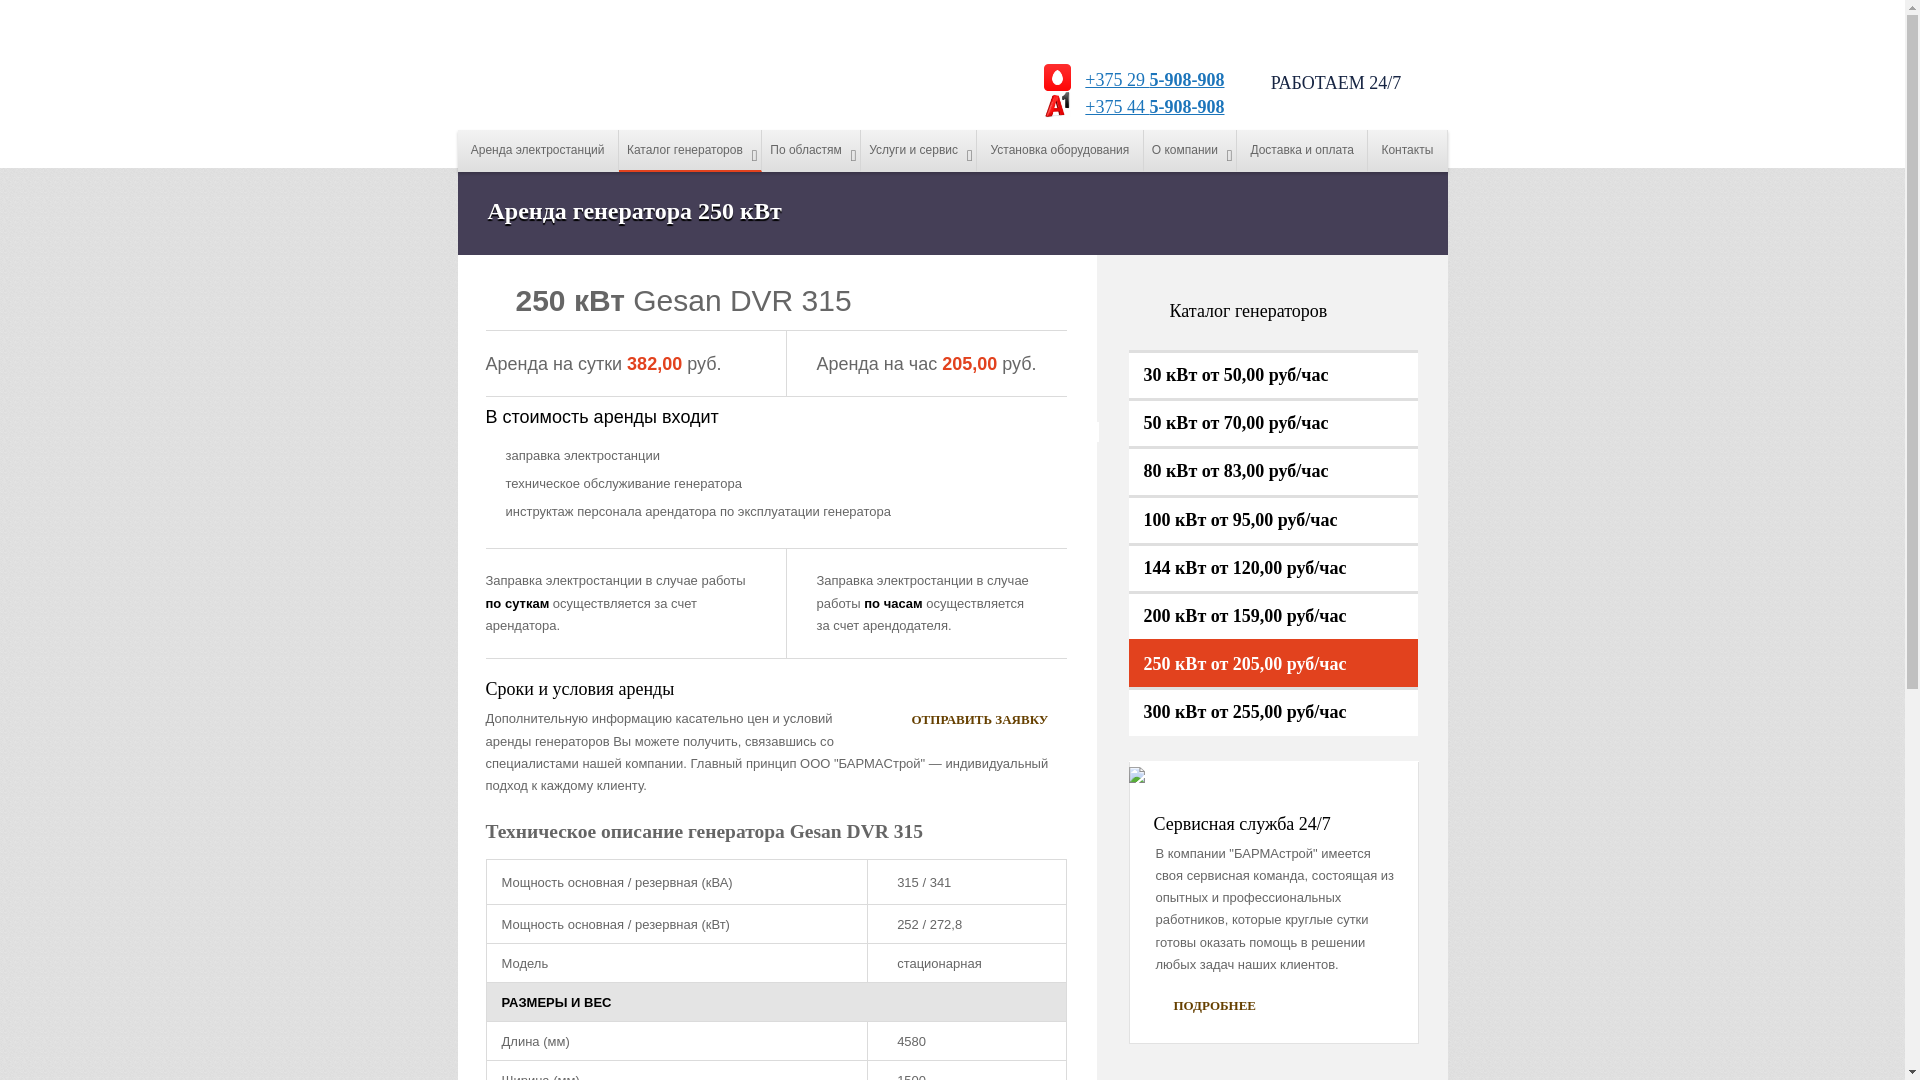 The width and height of the screenshot is (1920, 1080). Describe the element at coordinates (1149, 107) in the screenshot. I see `'+375 44 5-908-908'` at that location.